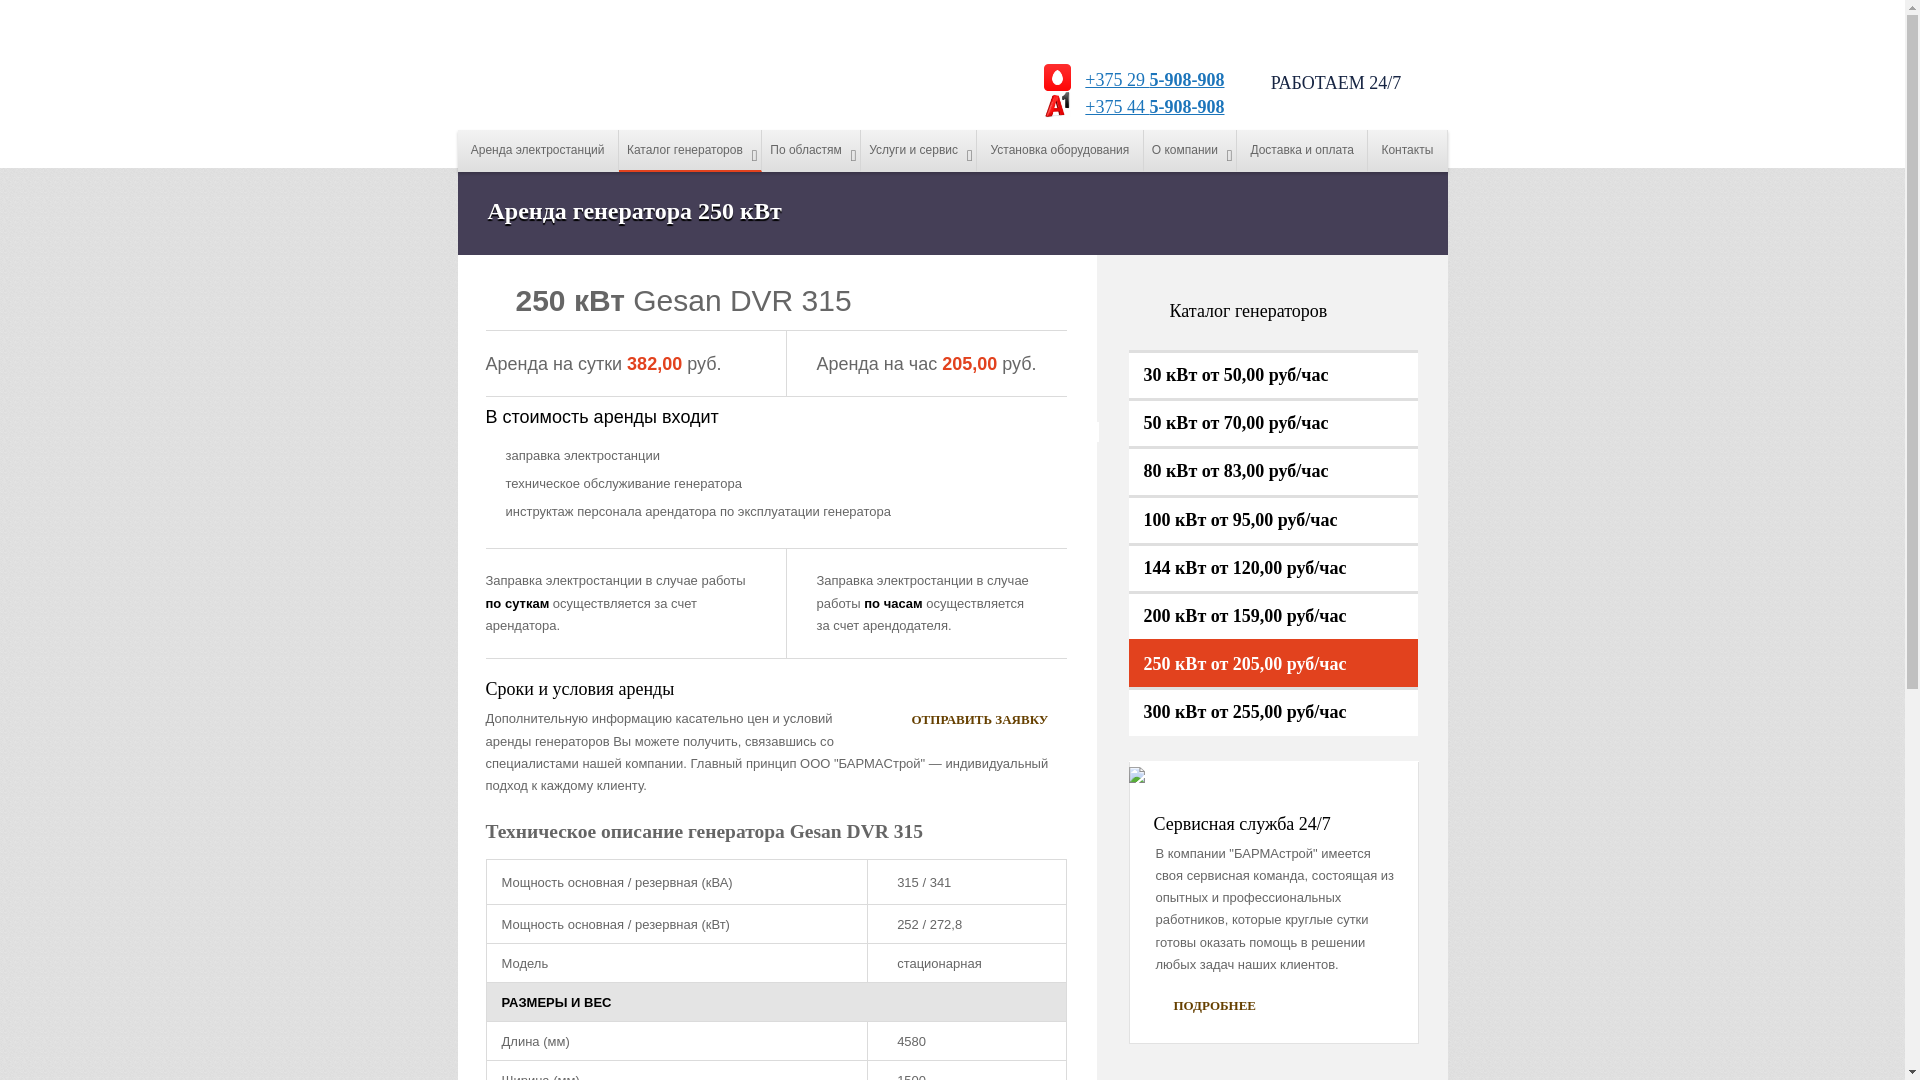 The width and height of the screenshot is (1920, 1080). Describe the element at coordinates (1149, 107) in the screenshot. I see `'+375 44 5-908-908'` at that location.